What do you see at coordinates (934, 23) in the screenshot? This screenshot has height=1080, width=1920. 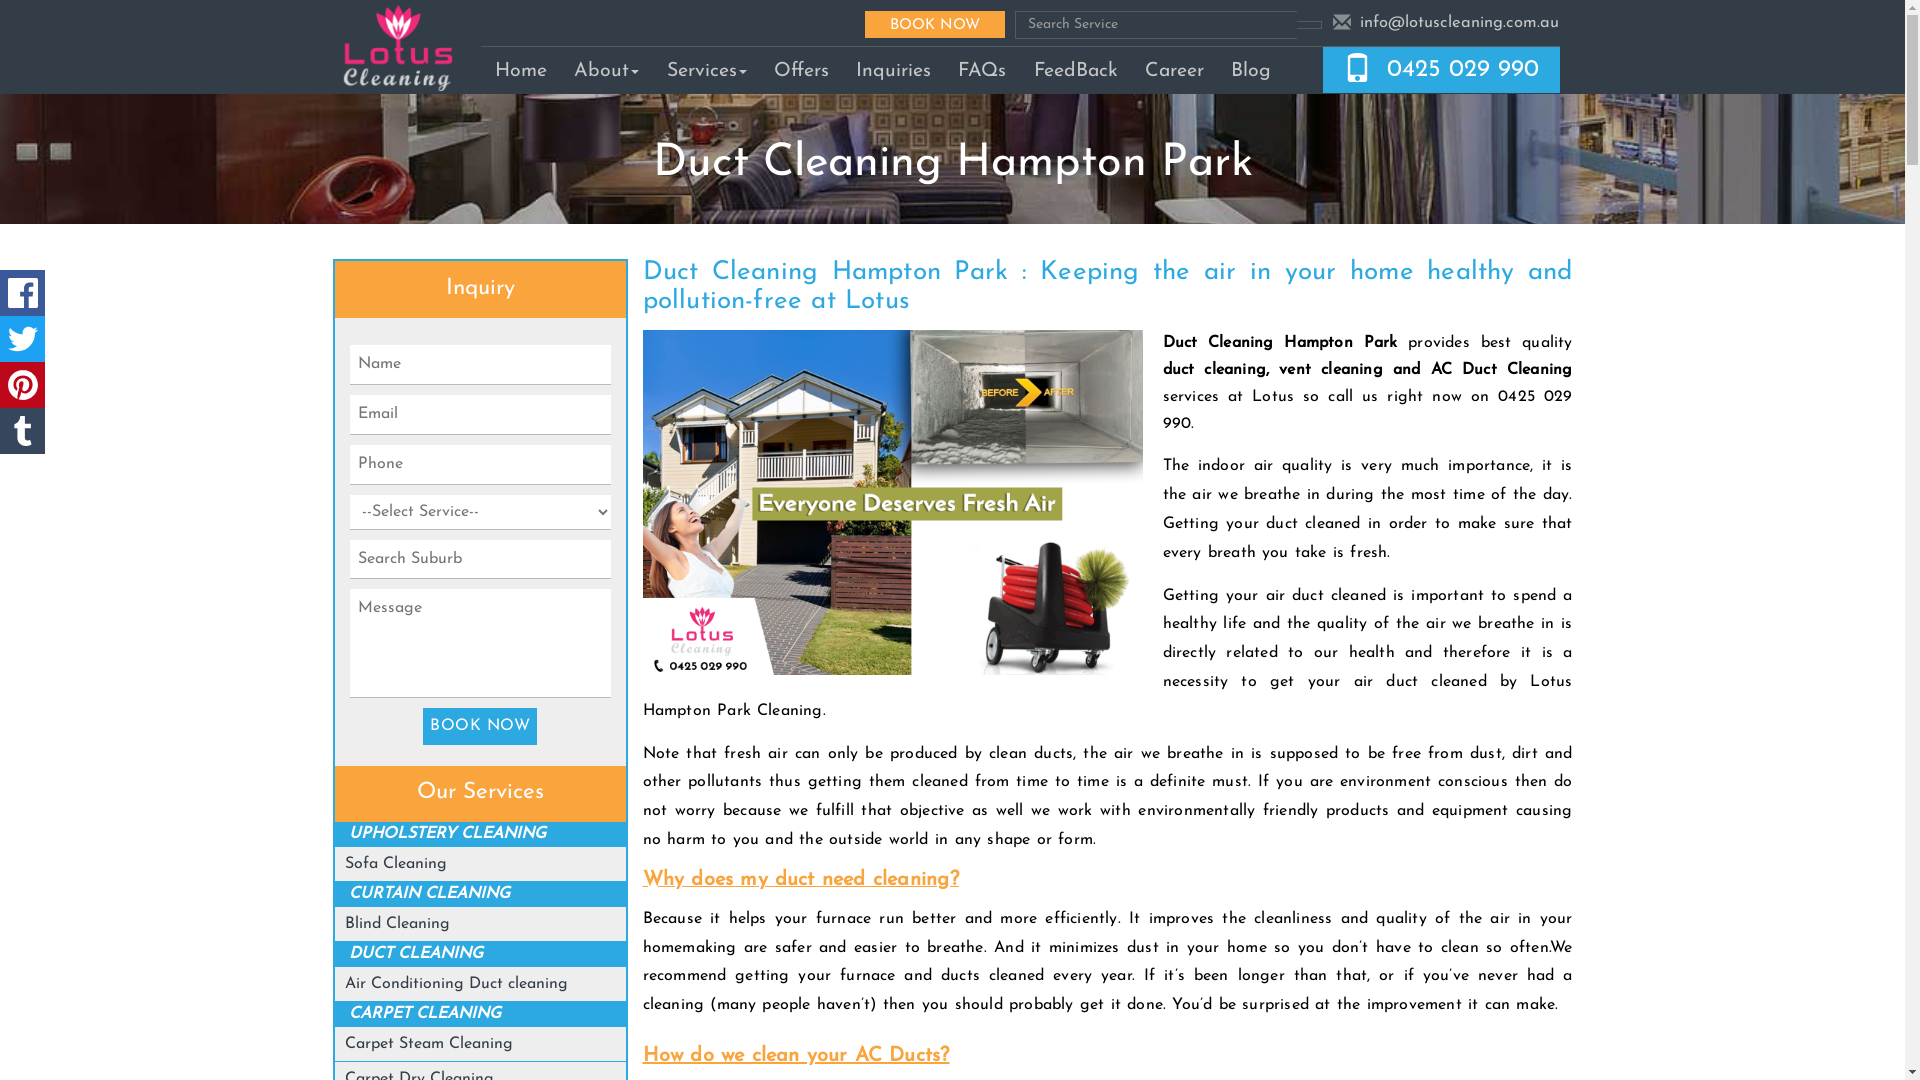 I see `'BOOK NOW'` at bounding box center [934, 23].